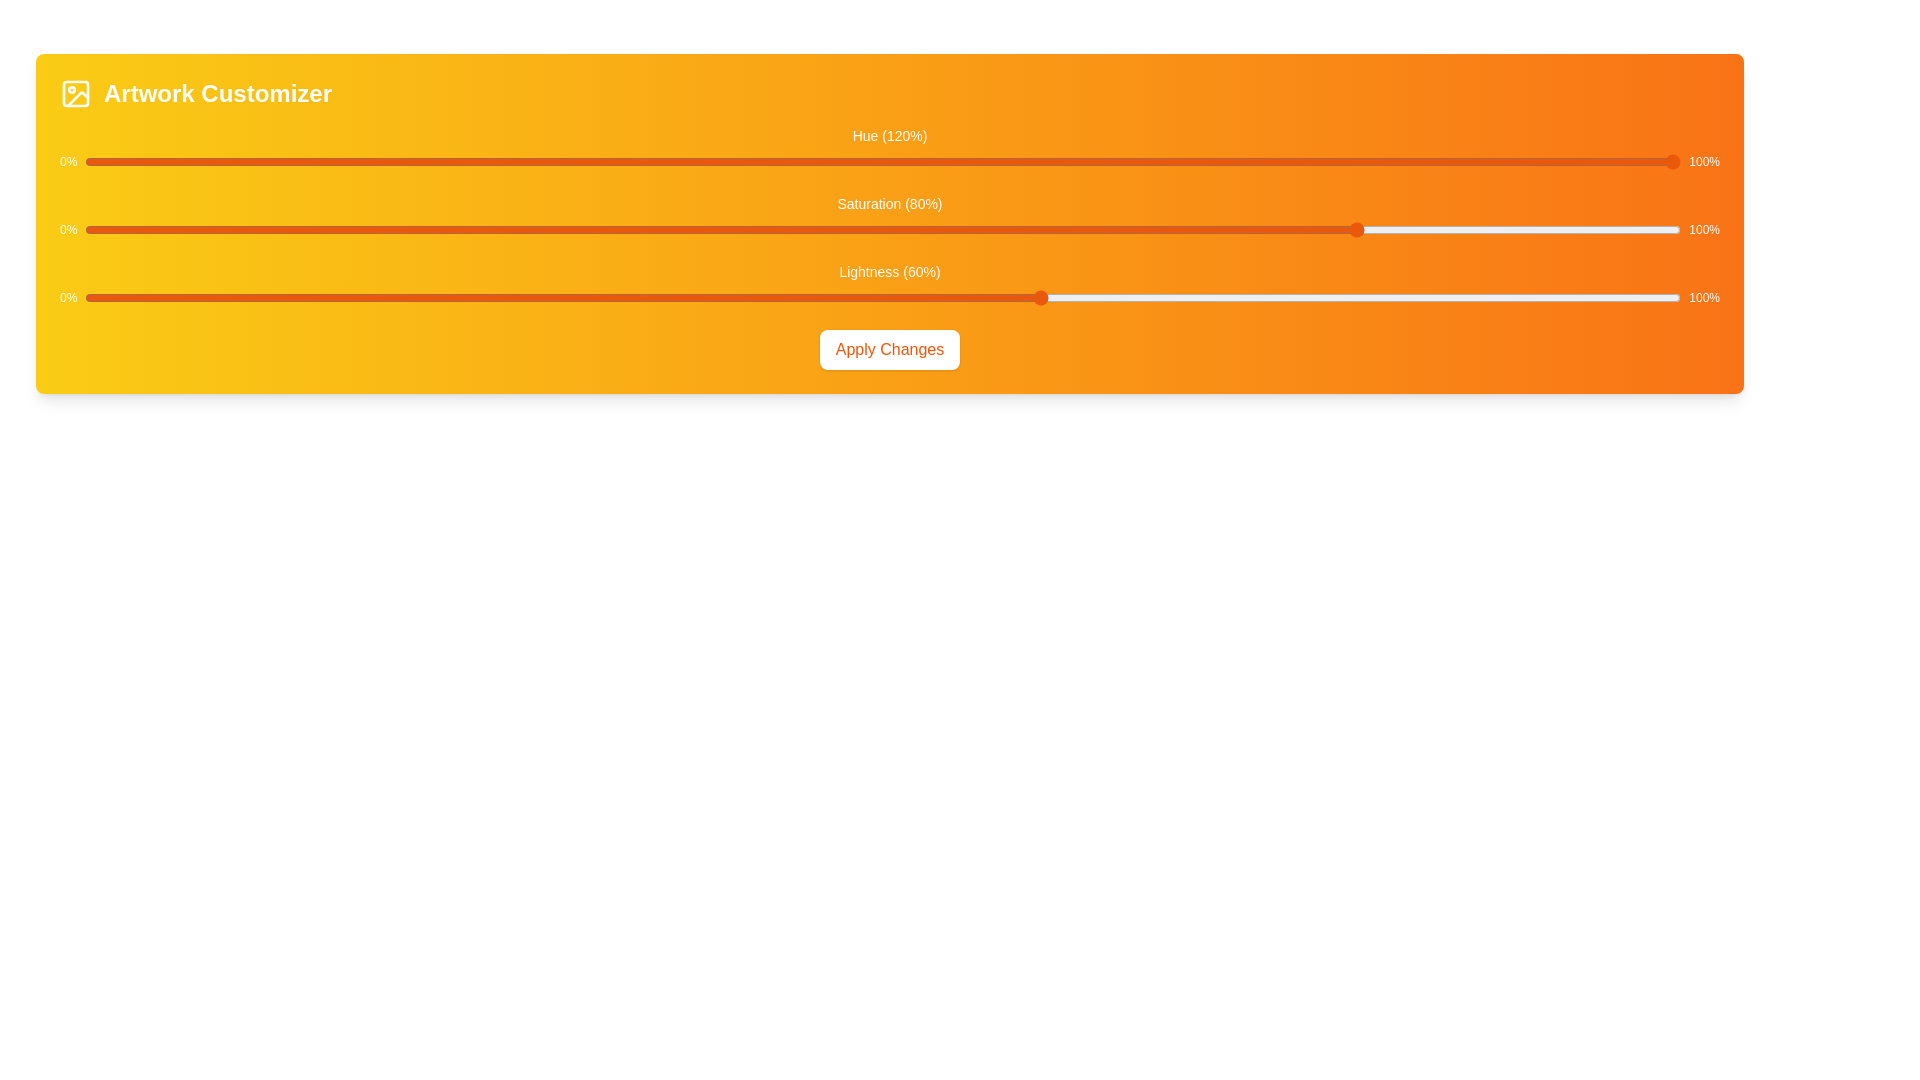 The height and width of the screenshot is (1080, 1920). Describe the element at coordinates (356, 161) in the screenshot. I see `the hue slider to set its value to 17%` at that location.